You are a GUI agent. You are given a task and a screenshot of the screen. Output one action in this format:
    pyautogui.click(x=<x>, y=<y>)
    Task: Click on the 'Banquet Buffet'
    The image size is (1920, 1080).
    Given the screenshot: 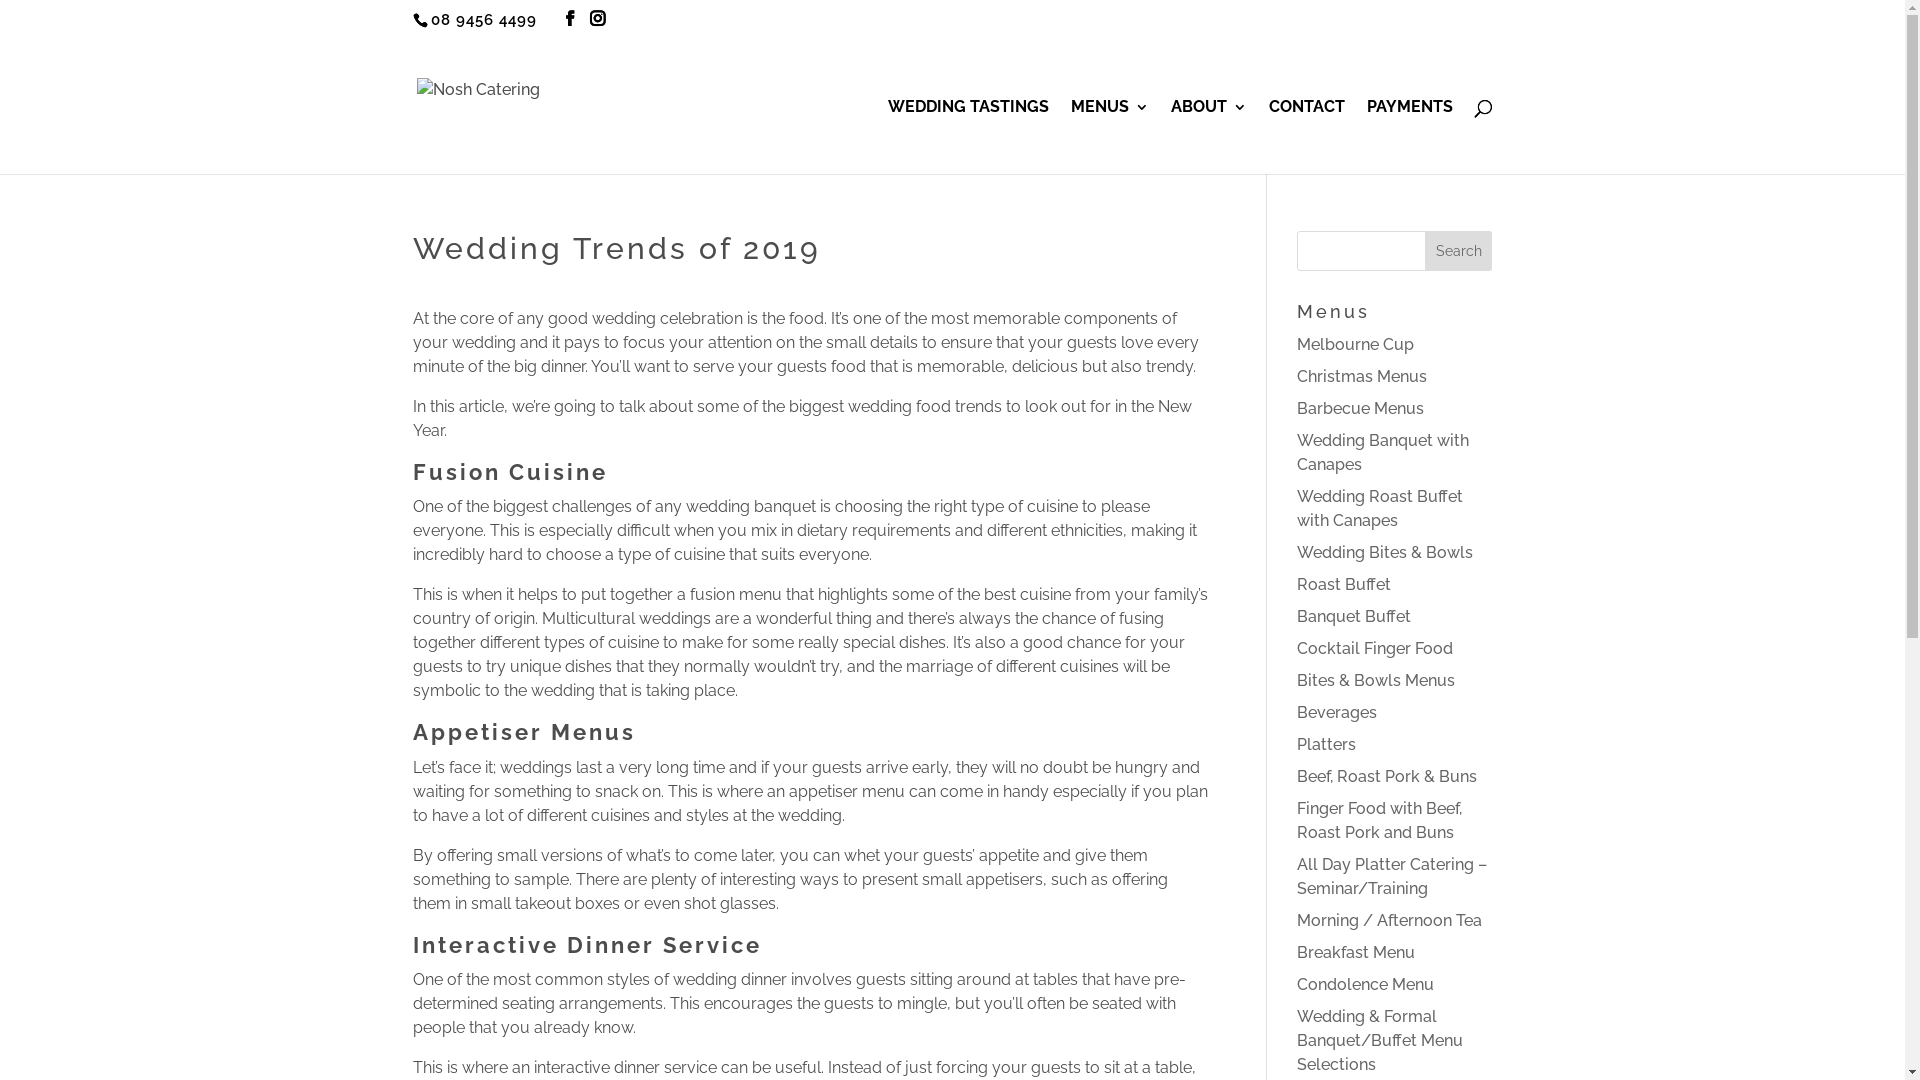 What is the action you would take?
    pyautogui.click(x=1296, y=615)
    